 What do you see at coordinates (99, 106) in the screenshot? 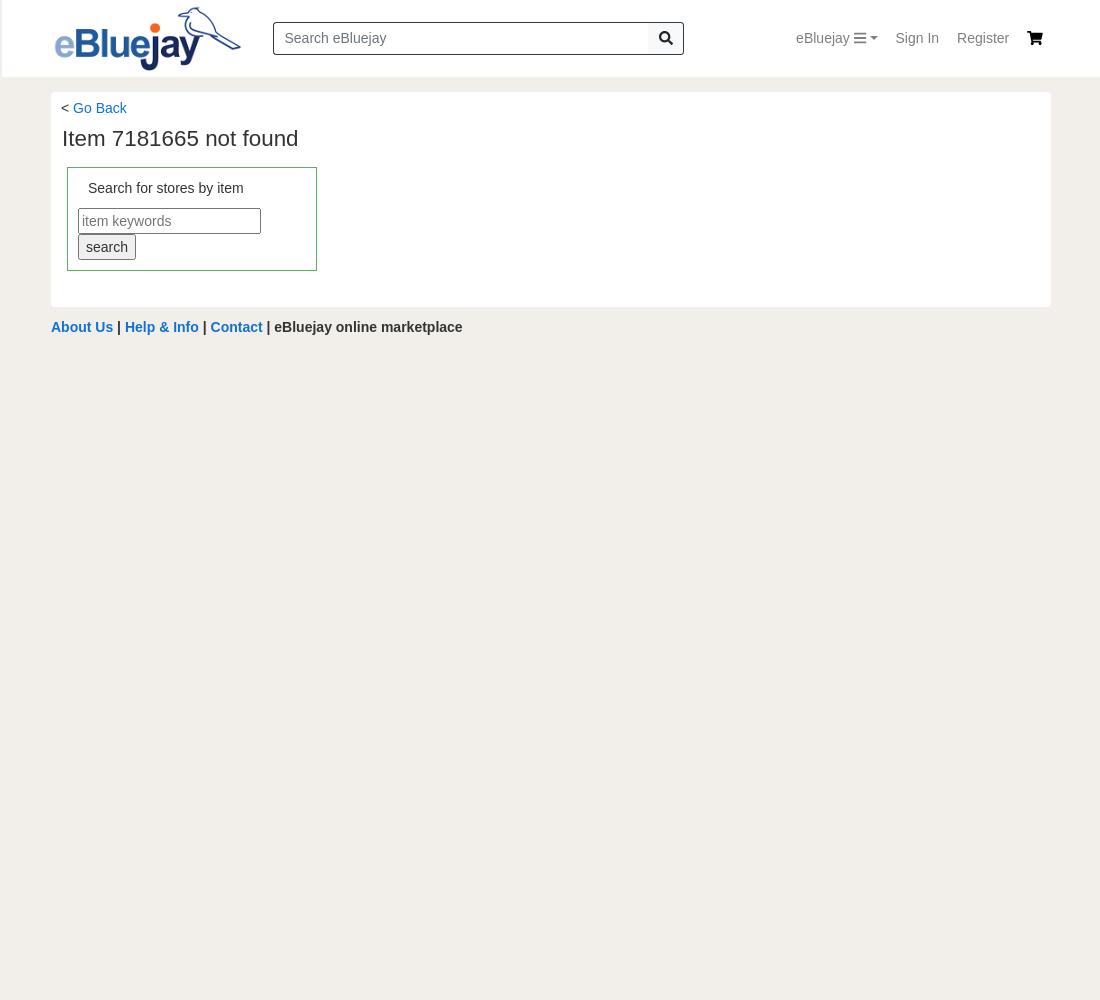
I see `'Go Back'` at bounding box center [99, 106].